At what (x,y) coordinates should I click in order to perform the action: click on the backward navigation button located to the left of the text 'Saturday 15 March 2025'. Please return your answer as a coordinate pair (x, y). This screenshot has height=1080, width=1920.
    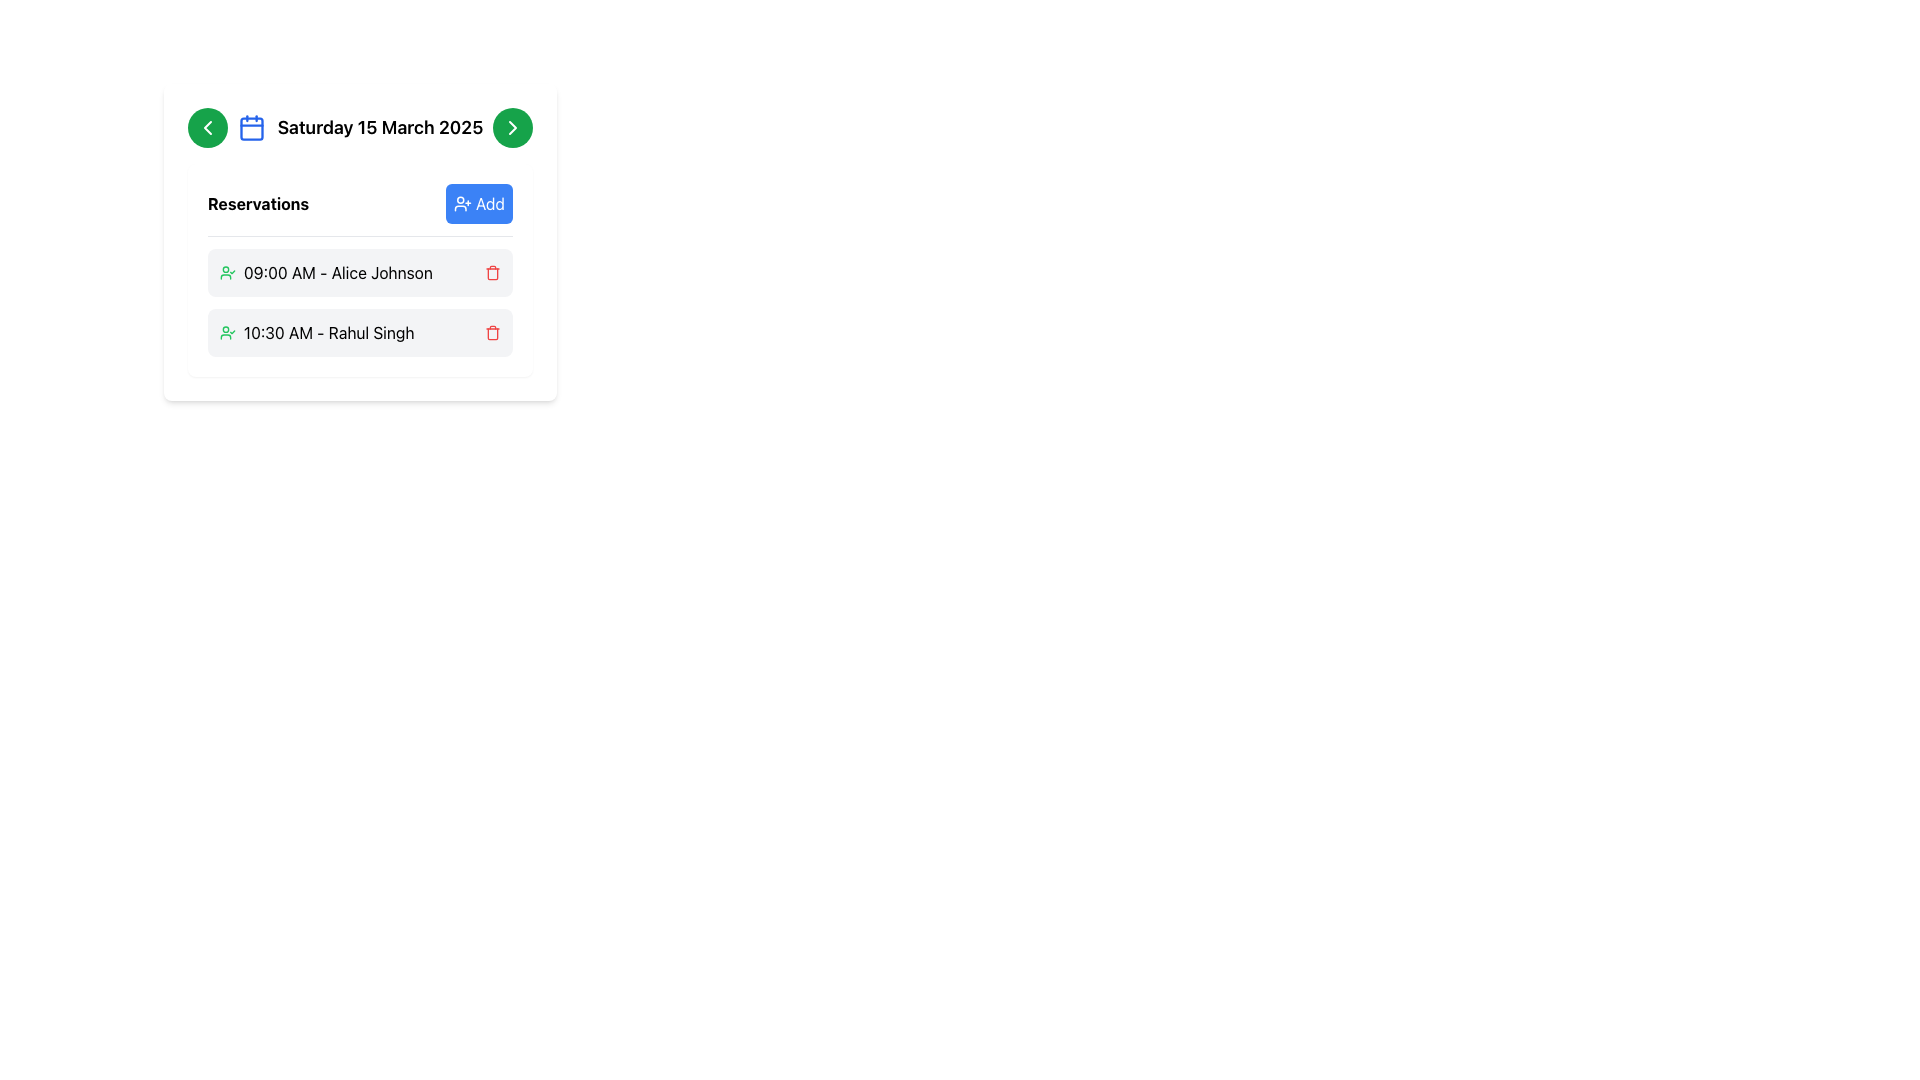
    Looking at the image, I should click on (207, 127).